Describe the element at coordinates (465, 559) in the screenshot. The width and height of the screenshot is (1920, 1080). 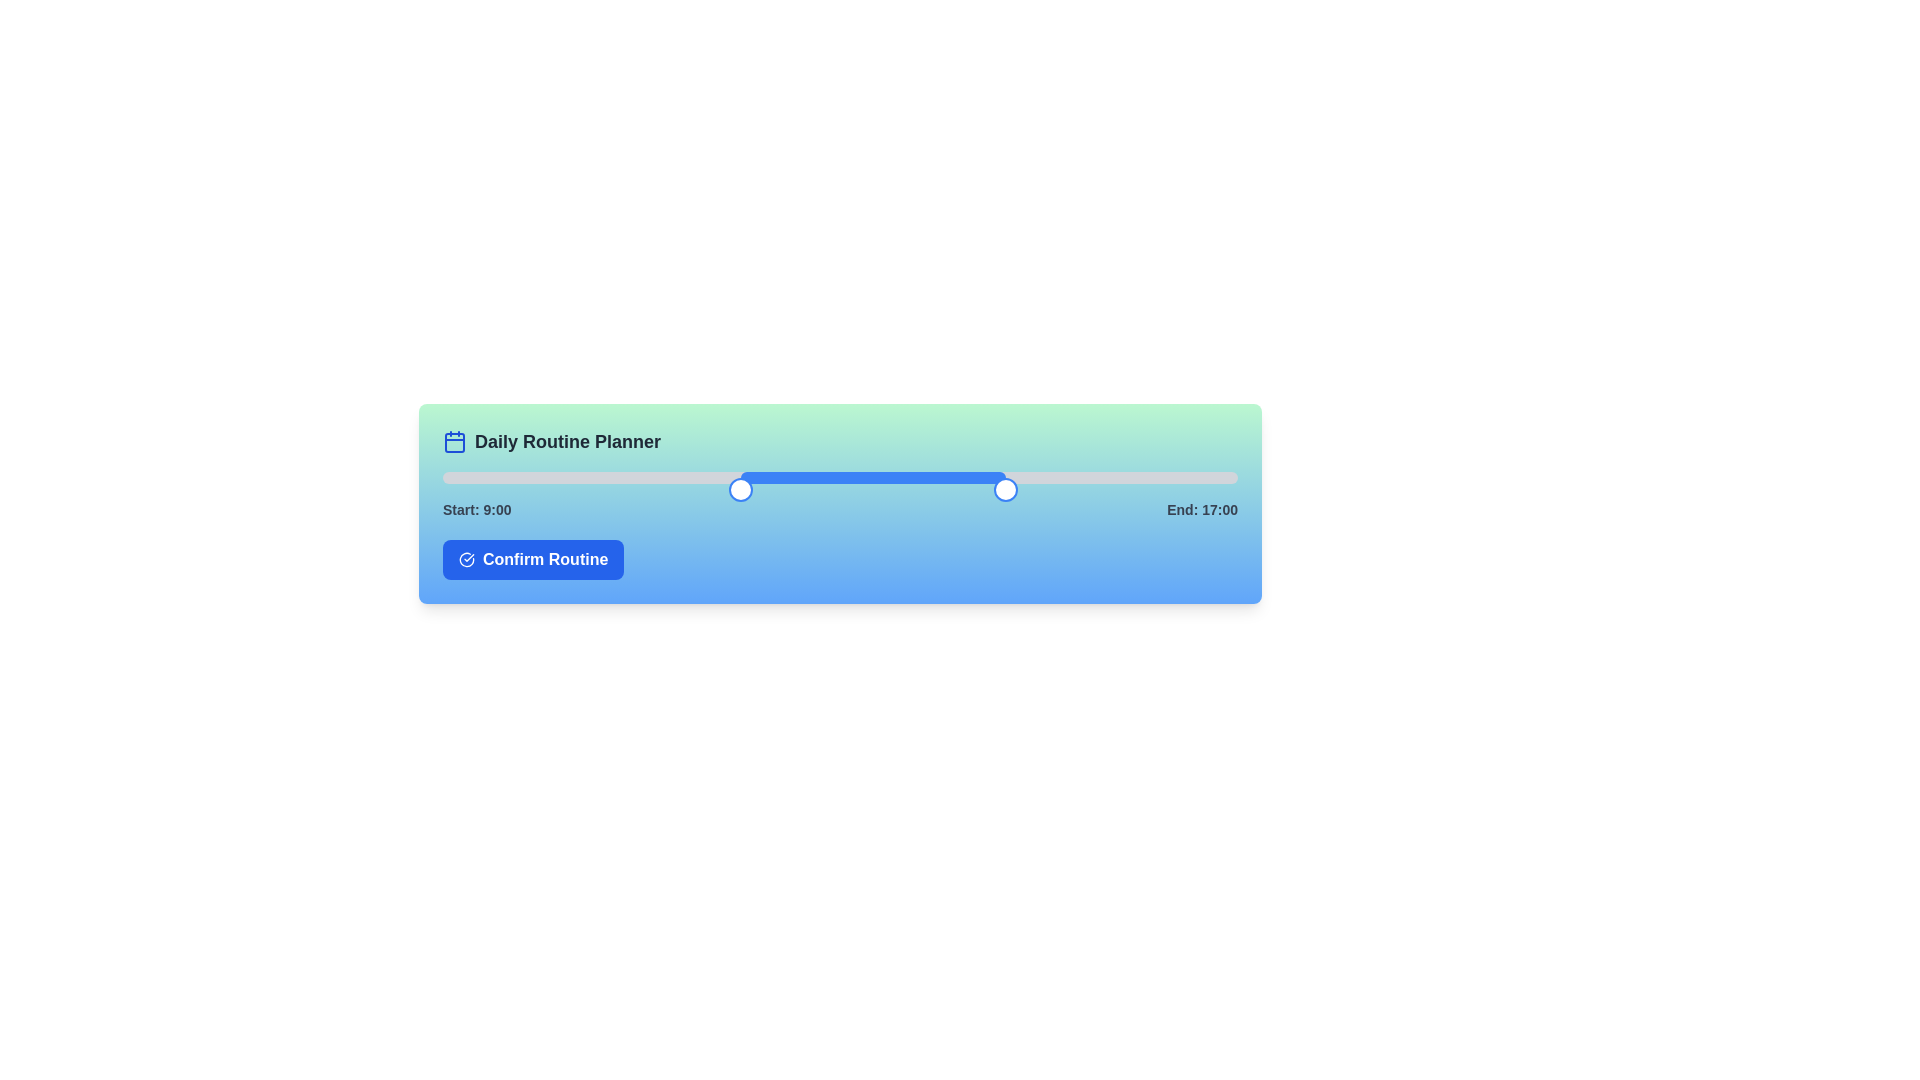
I see `the circular icon with a checkmark located to the left of the 'Confirm Routine' button` at that location.